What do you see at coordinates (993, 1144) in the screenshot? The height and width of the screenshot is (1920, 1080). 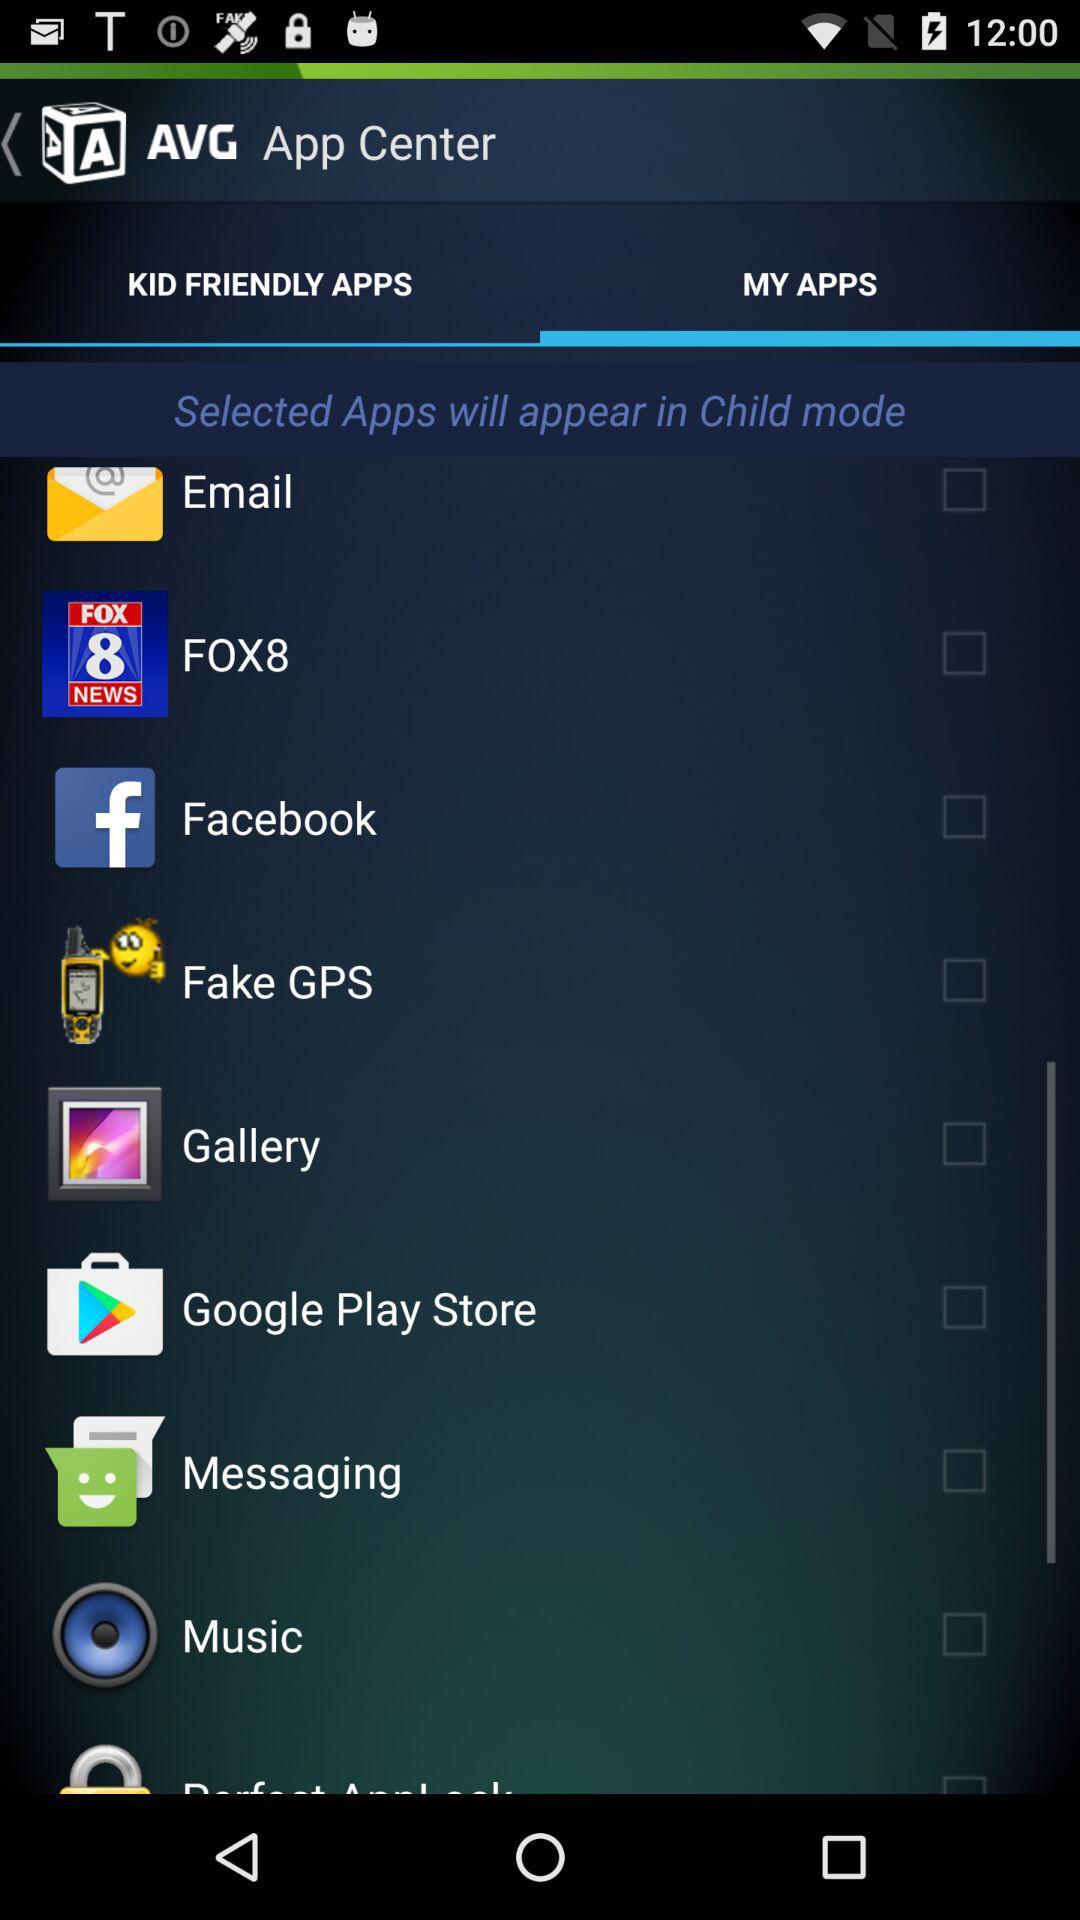 I see `the gallery` at bounding box center [993, 1144].